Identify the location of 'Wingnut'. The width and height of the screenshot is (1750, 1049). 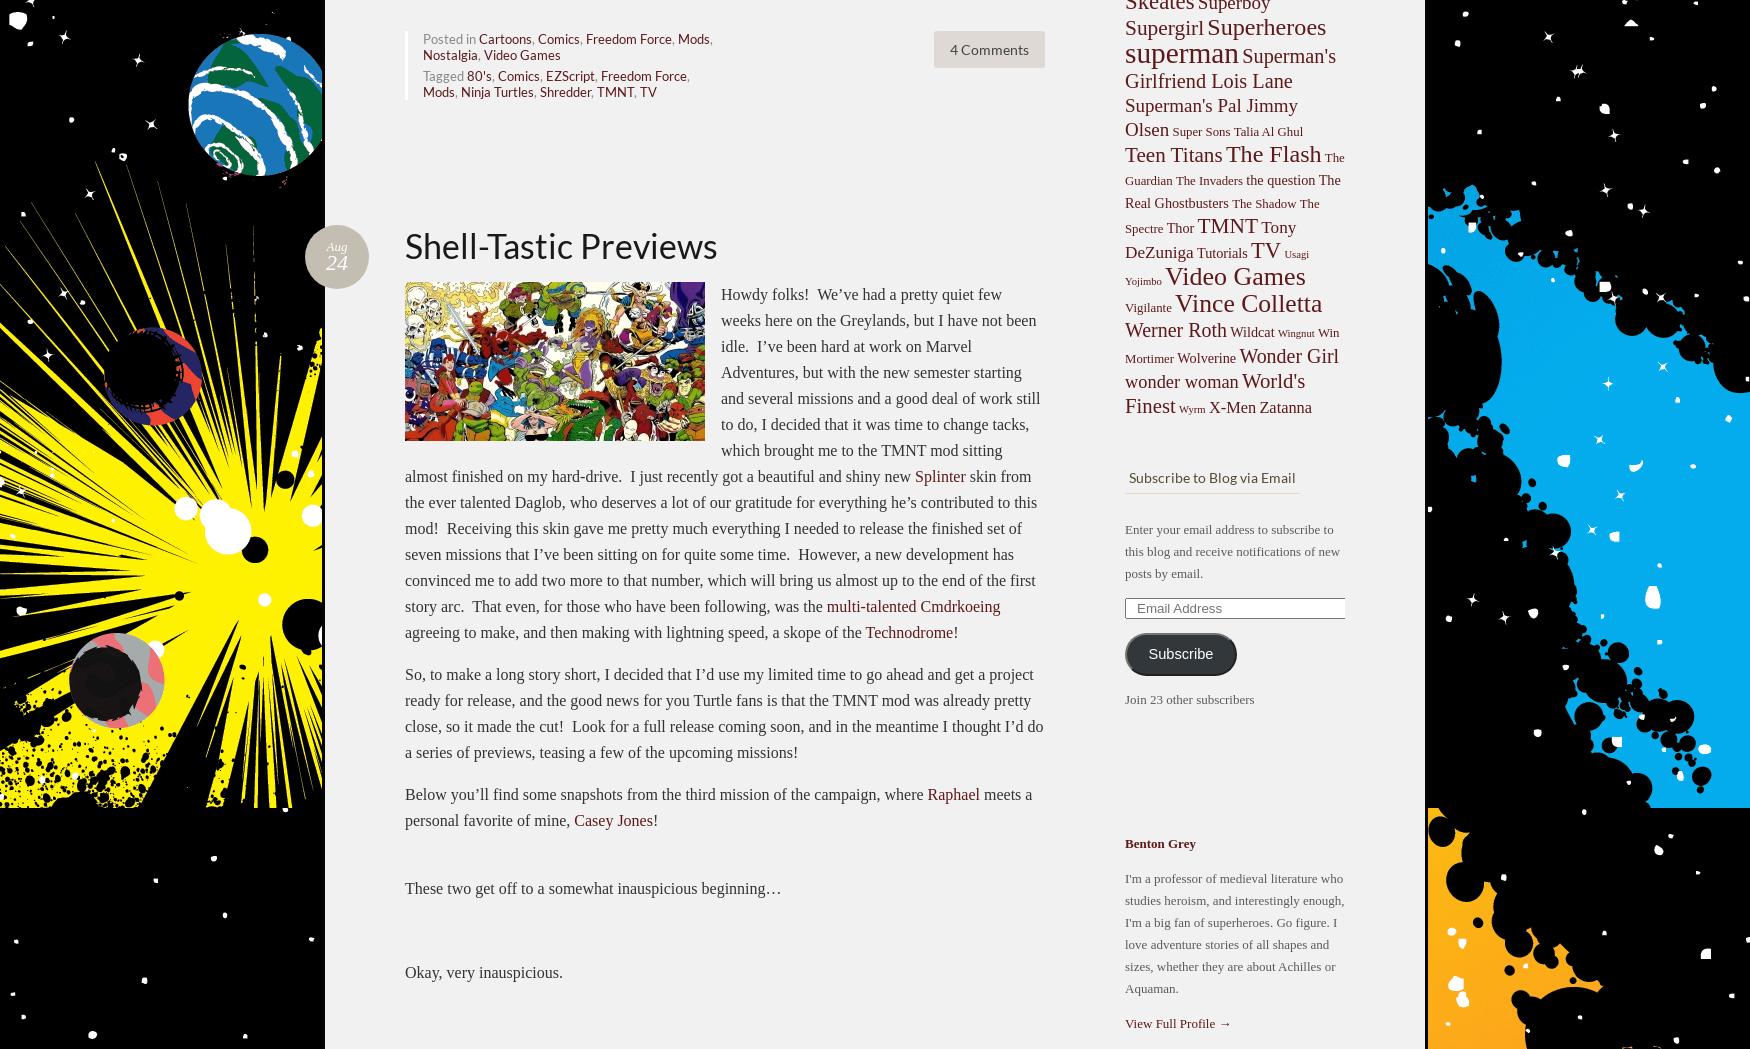
(1275, 332).